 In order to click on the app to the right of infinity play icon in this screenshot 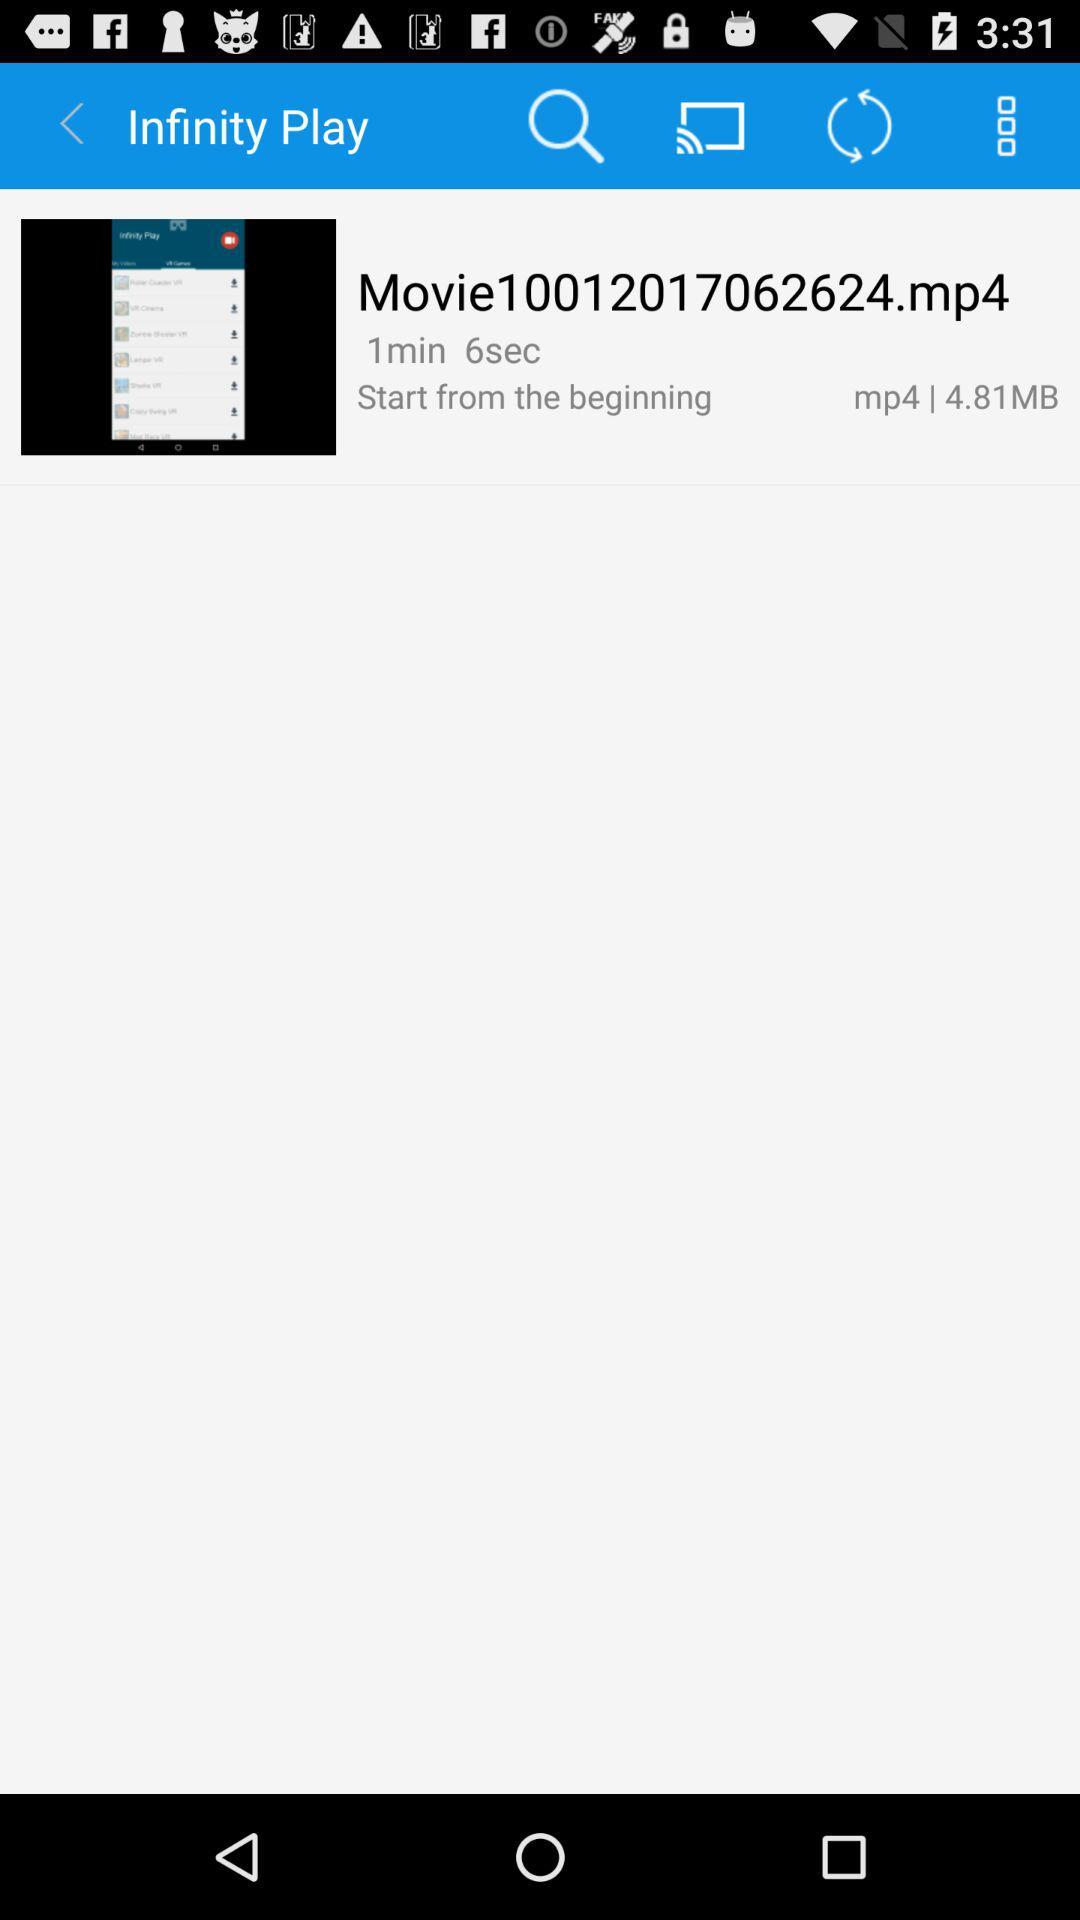, I will do `click(565, 124)`.